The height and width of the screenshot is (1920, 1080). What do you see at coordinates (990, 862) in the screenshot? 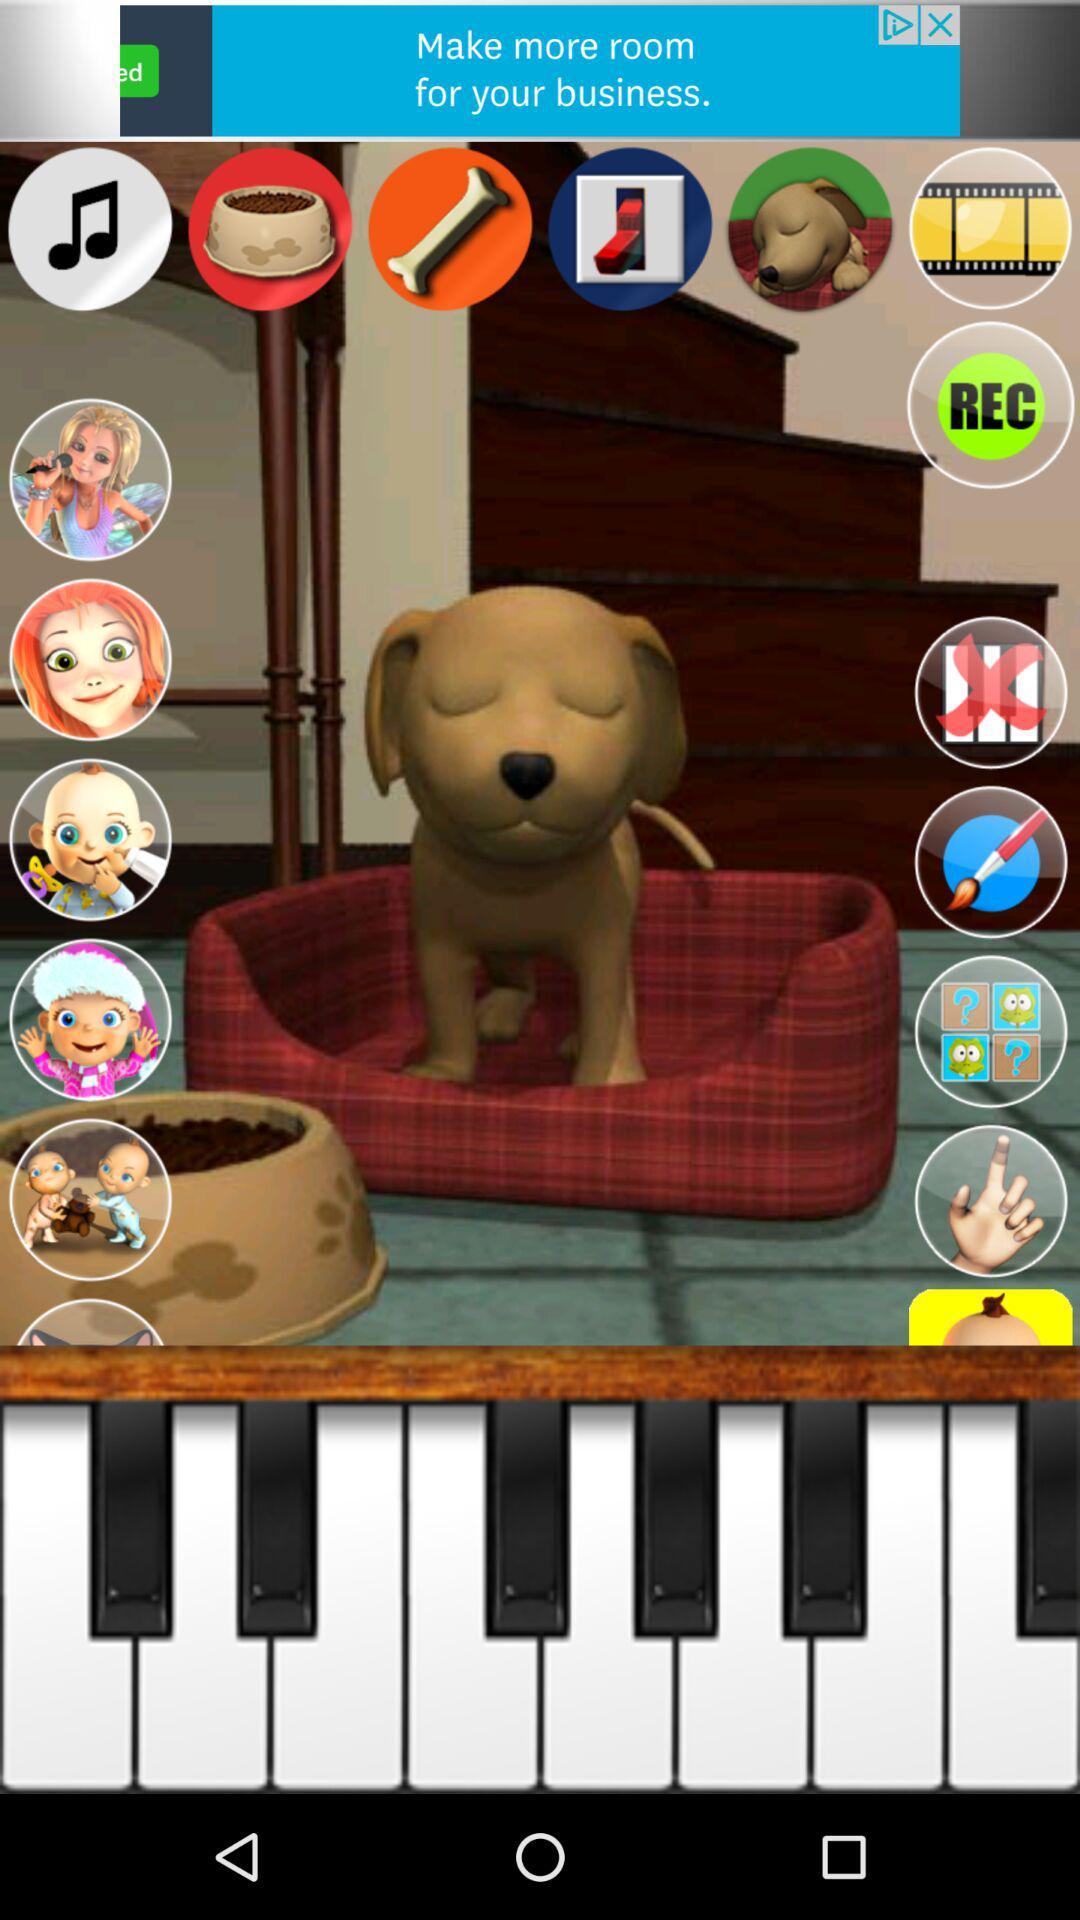
I see `the paint icon` at bounding box center [990, 862].